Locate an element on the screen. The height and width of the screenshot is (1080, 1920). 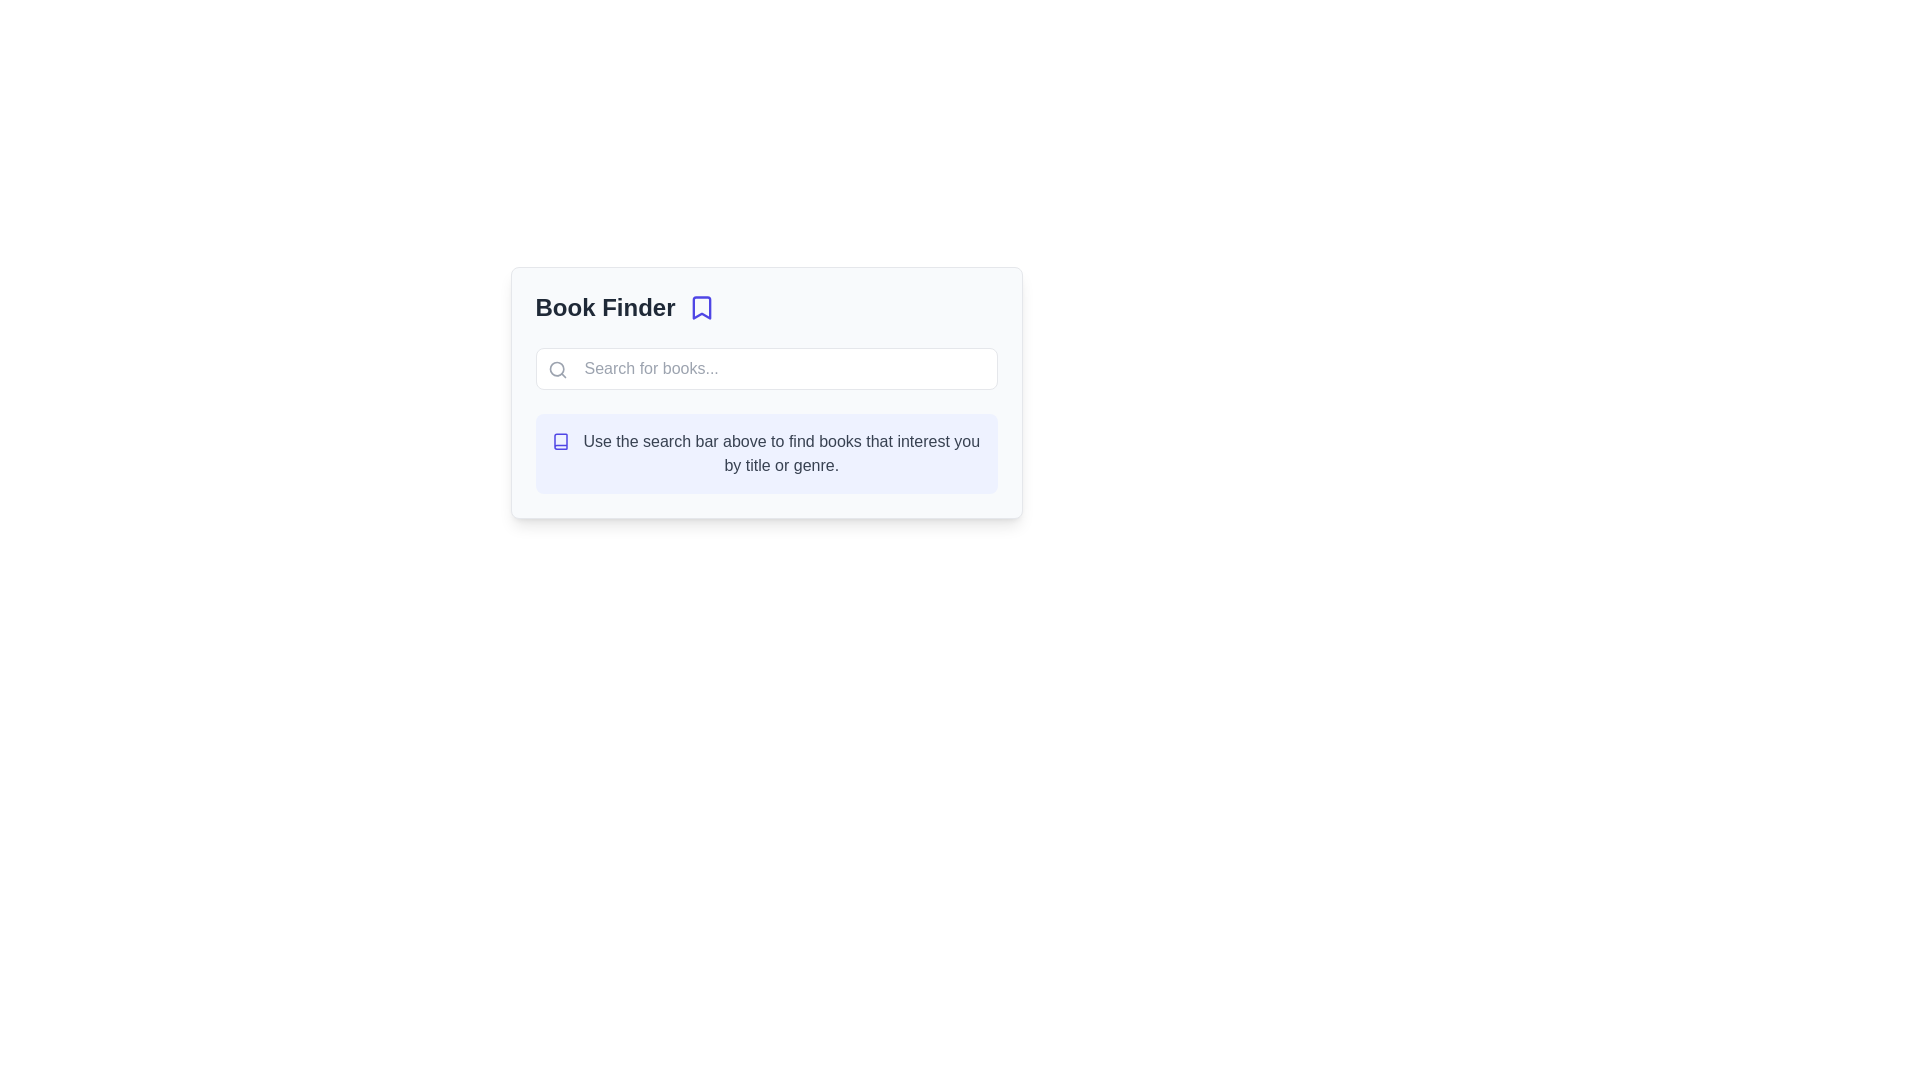
guidance text in the Notification box located at the bottom of the layout under the search bar is located at coordinates (765, 454).